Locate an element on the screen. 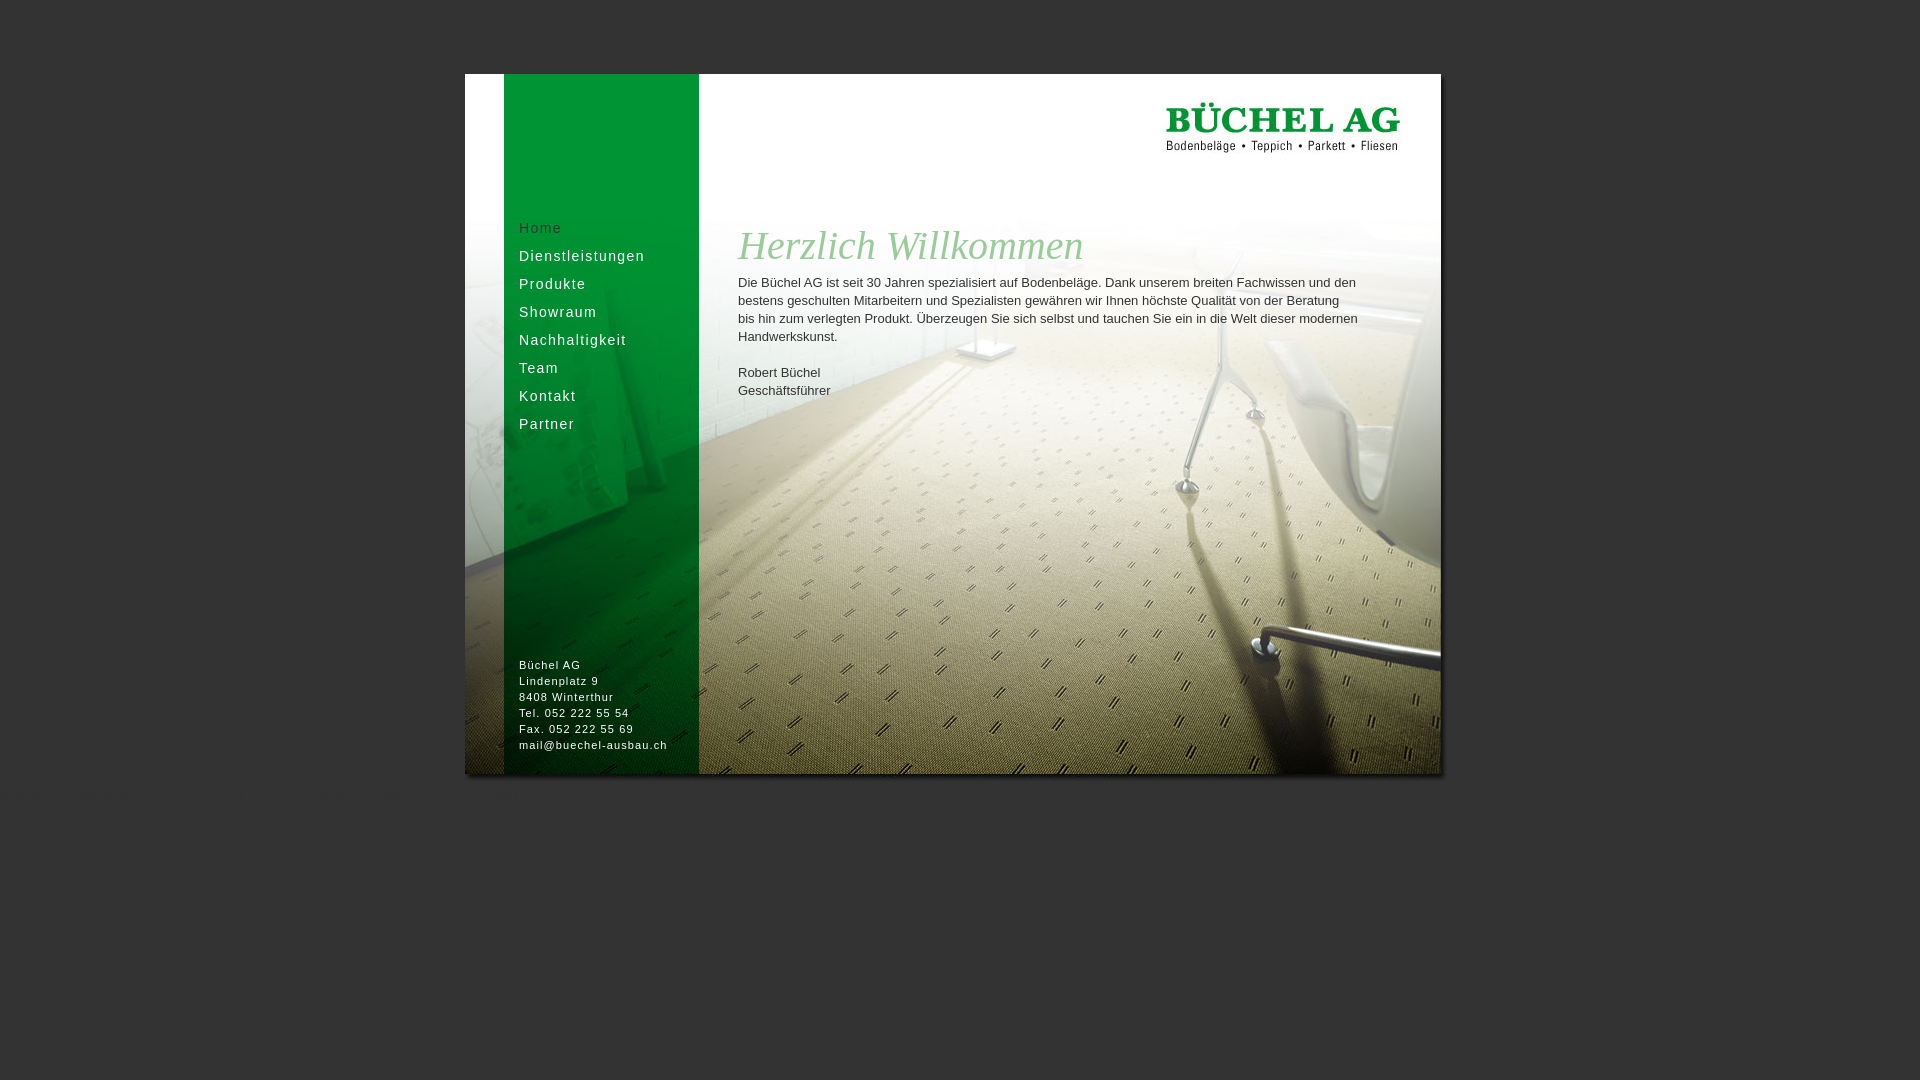  'Produkte' is located at coordinates (518, 284).